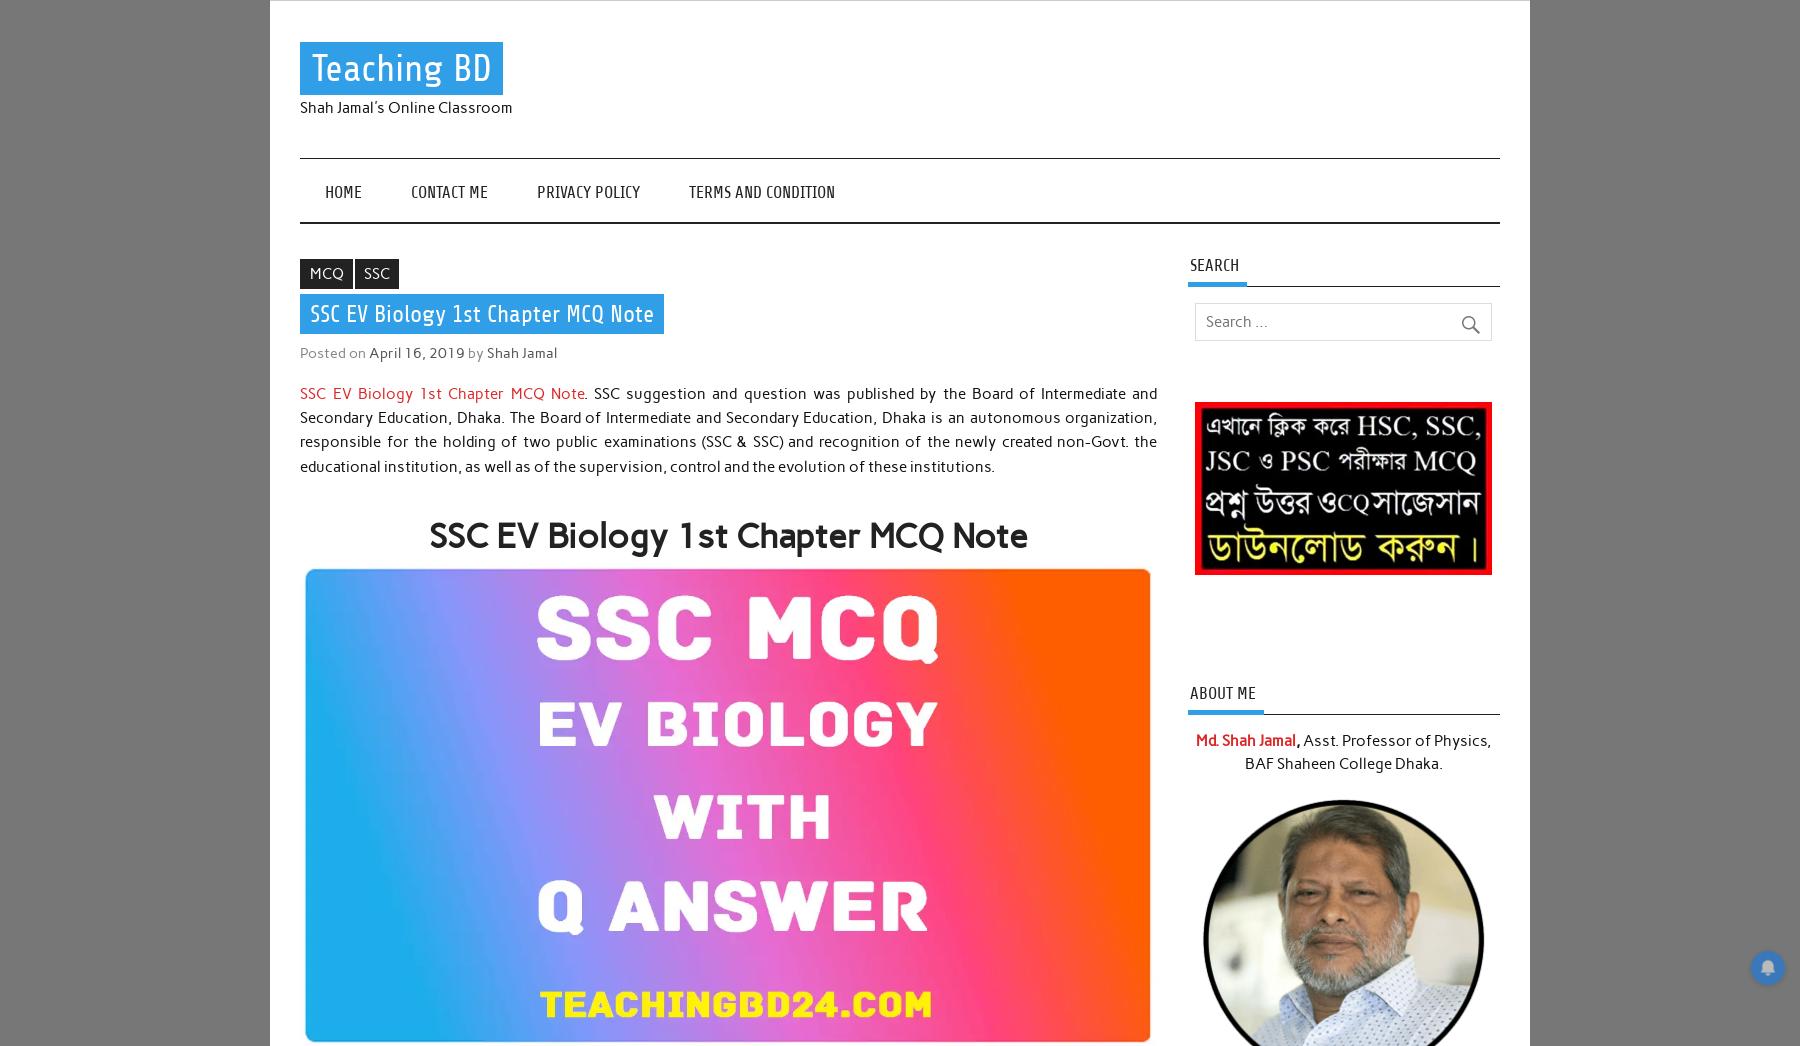  I want to click on ',', so click(1297, 739).